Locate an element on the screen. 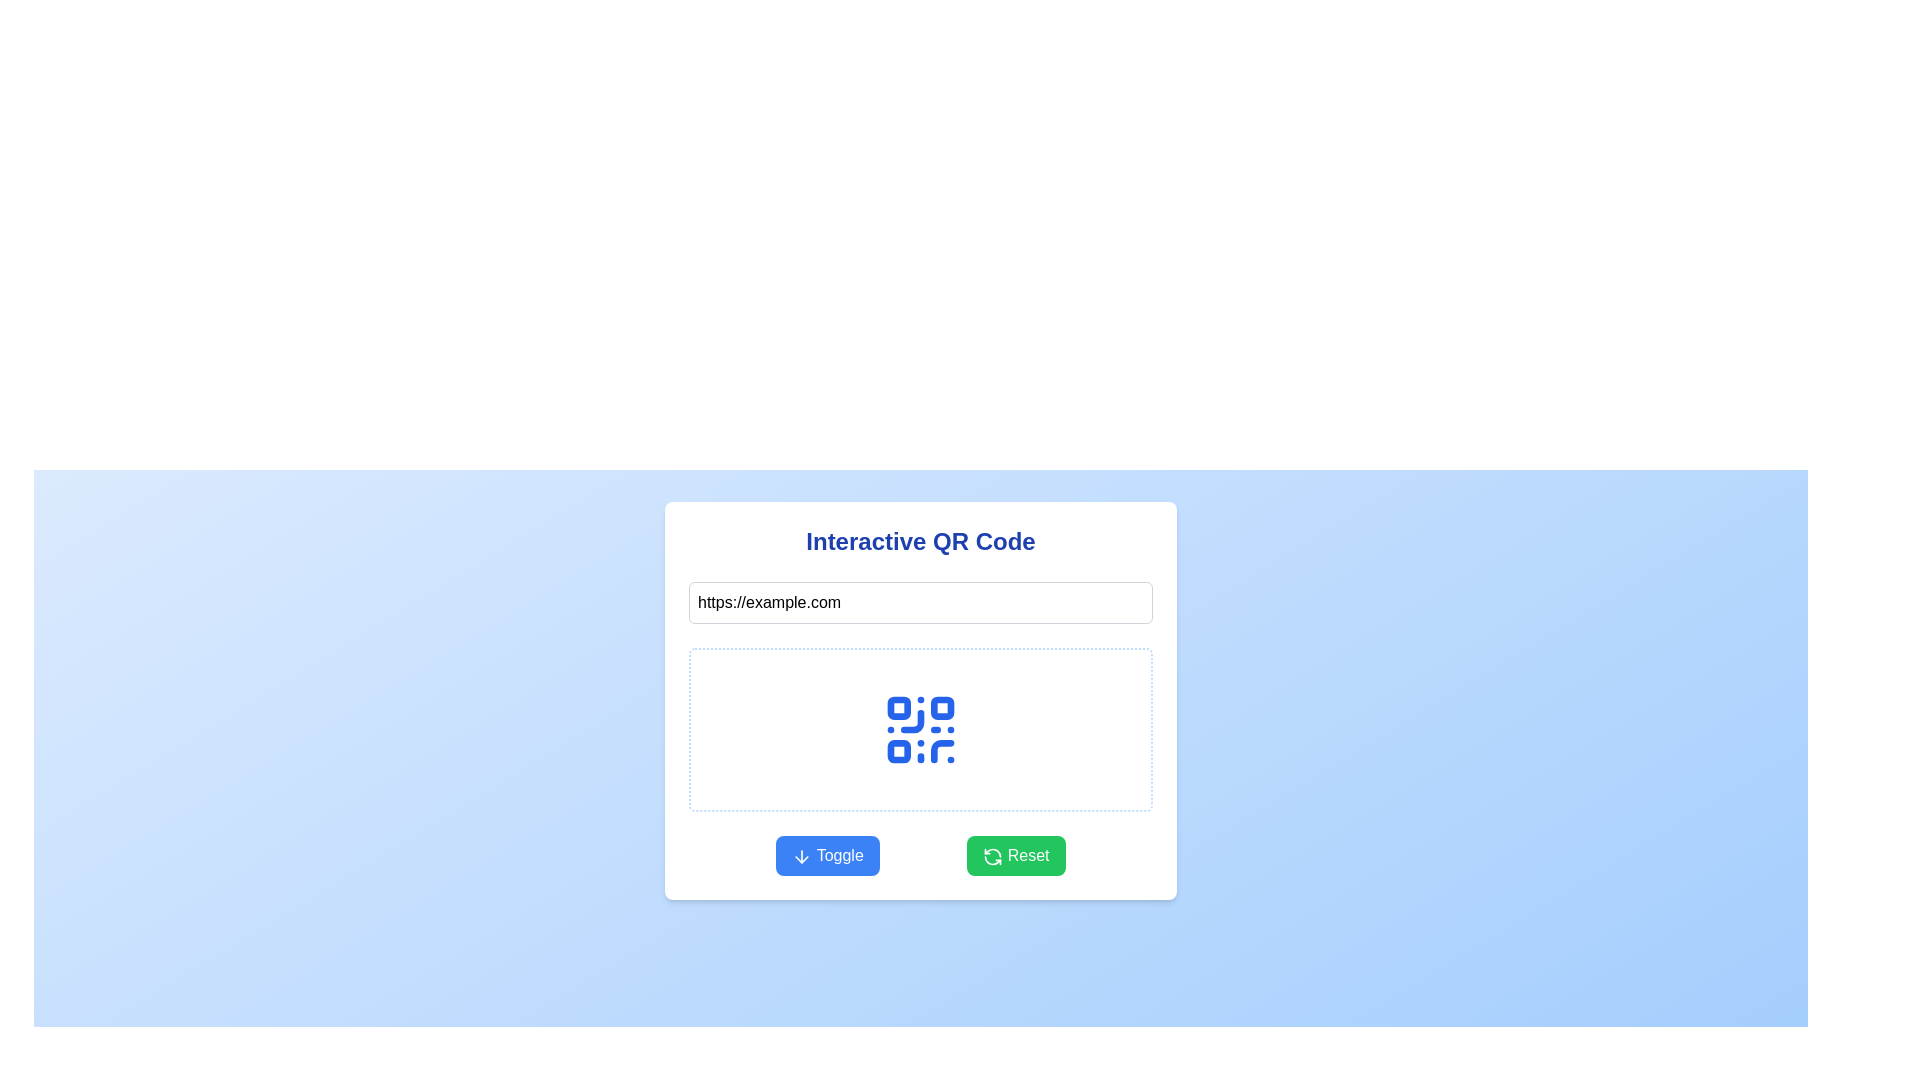 This screenshot has height=1080, width=1920. the small square component with a blue frame and rounded corners located at the top right of the QR code representation is located at coordinates (941, 707).